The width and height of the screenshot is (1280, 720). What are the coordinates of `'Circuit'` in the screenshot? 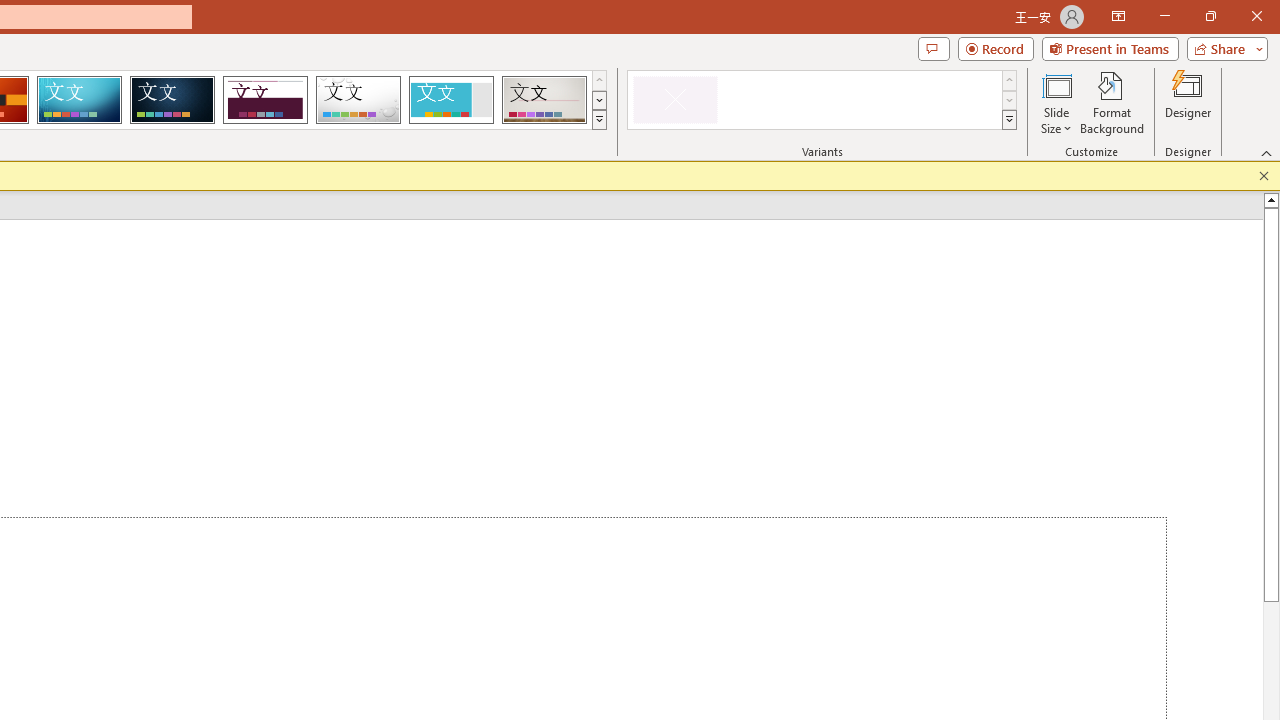 It's located at (79, 100).